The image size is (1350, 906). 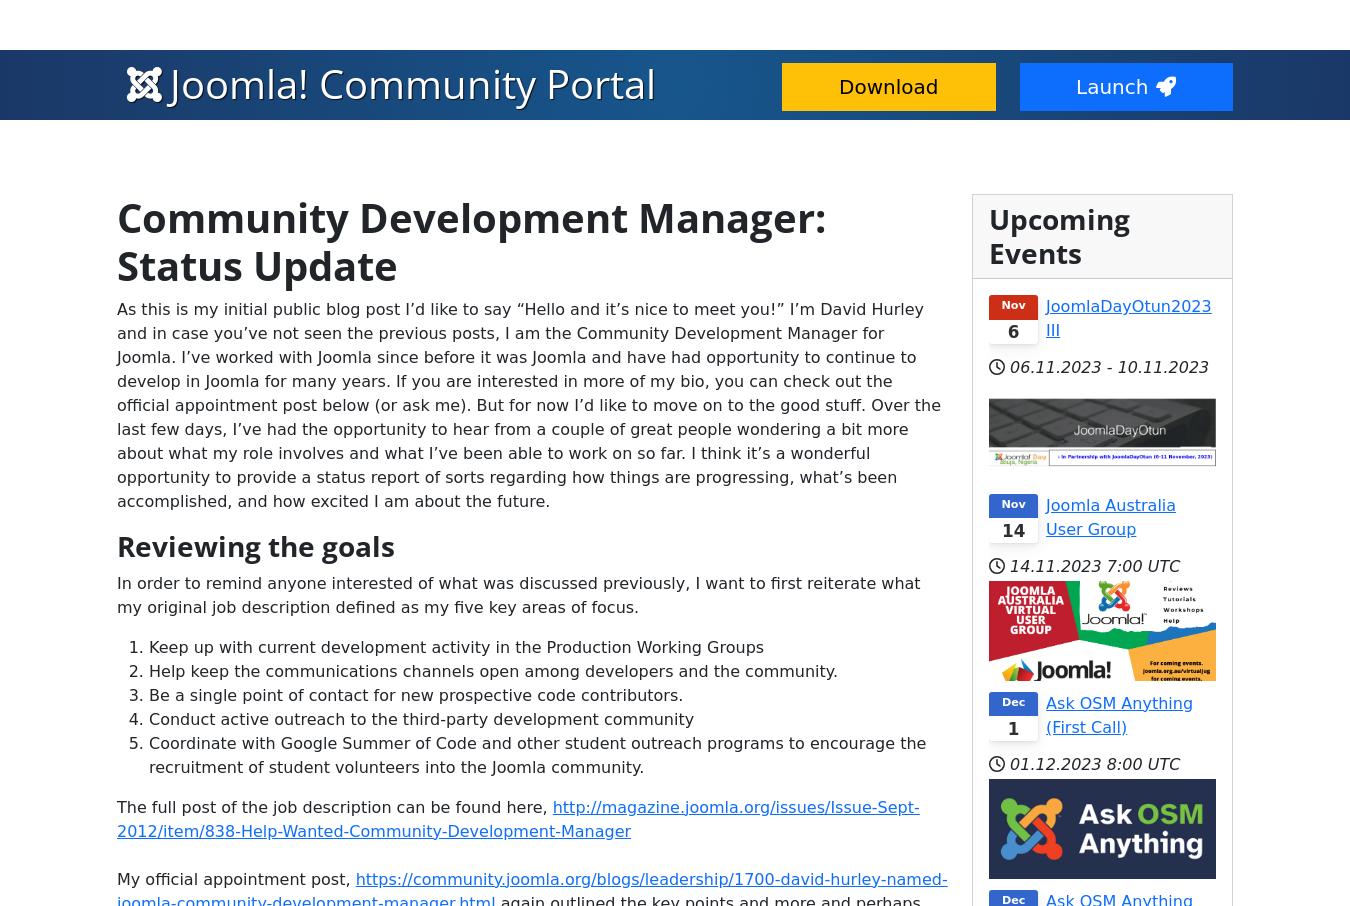 What do you see at coordinates (427, 70) in the screenshot?
I see `'Events'` at bounding box center [427, 70].